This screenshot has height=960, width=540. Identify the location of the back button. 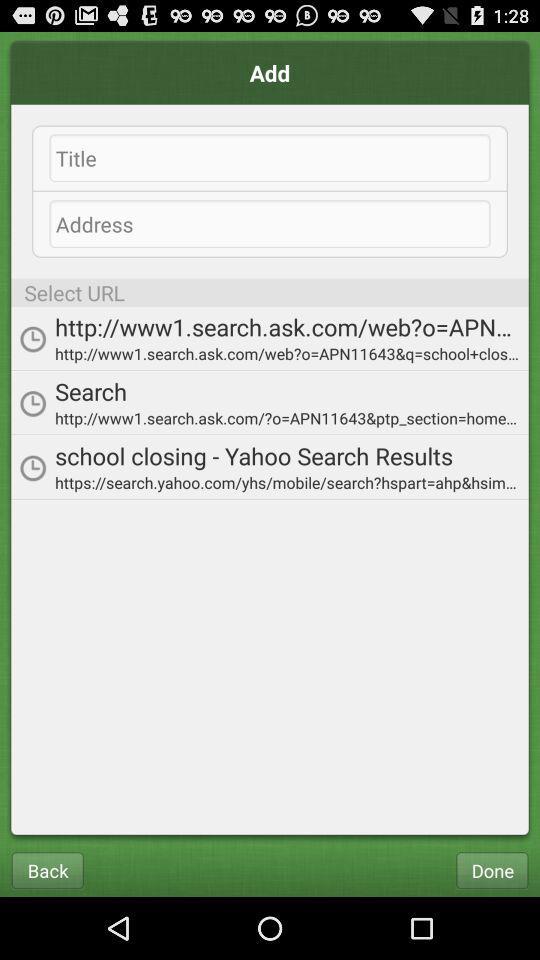
(47, 869).